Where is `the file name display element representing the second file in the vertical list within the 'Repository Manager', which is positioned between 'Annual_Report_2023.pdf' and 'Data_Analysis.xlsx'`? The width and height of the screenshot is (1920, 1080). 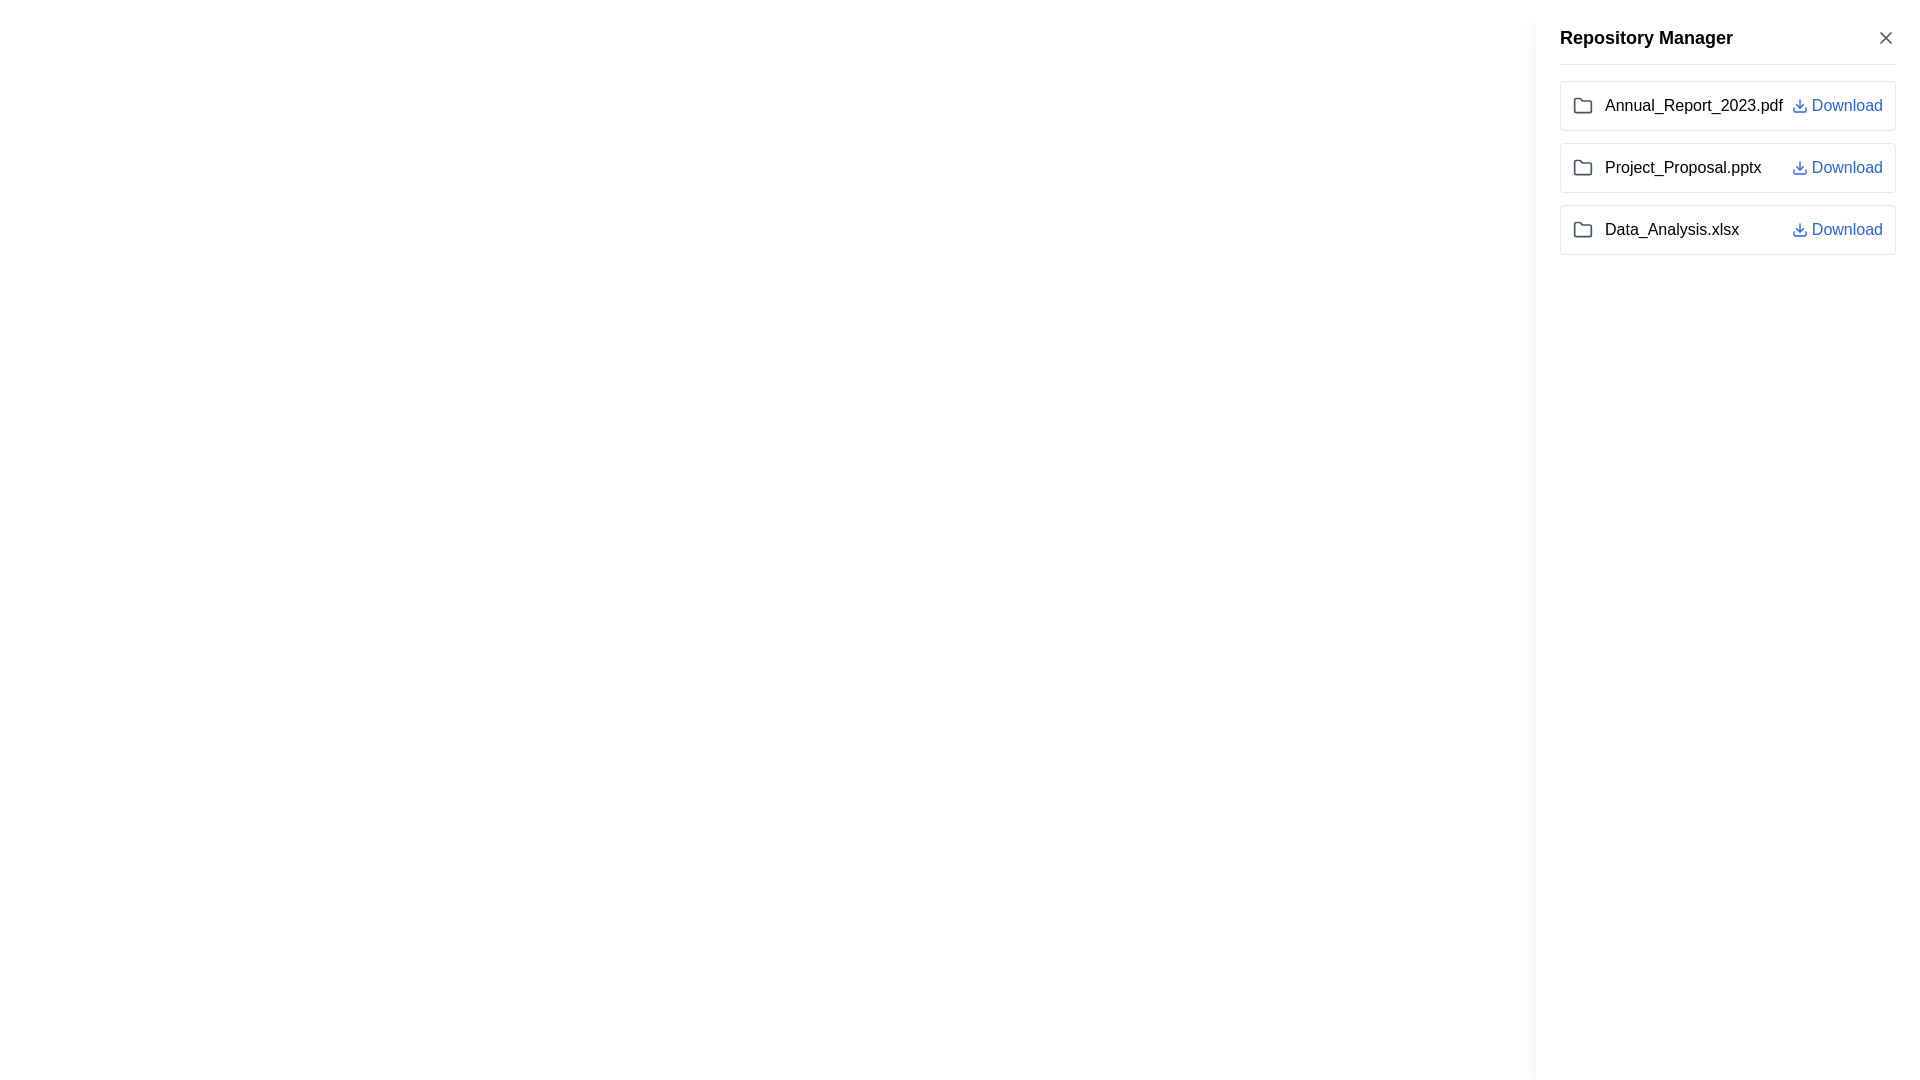 the file name display element representing the second file in the vertical list within the 'Repository Manager', which is positioned between 'Annual_Report_2023.pdf' and 'Data_Analysis.xlsx' is located at coordinates (1667, 167).